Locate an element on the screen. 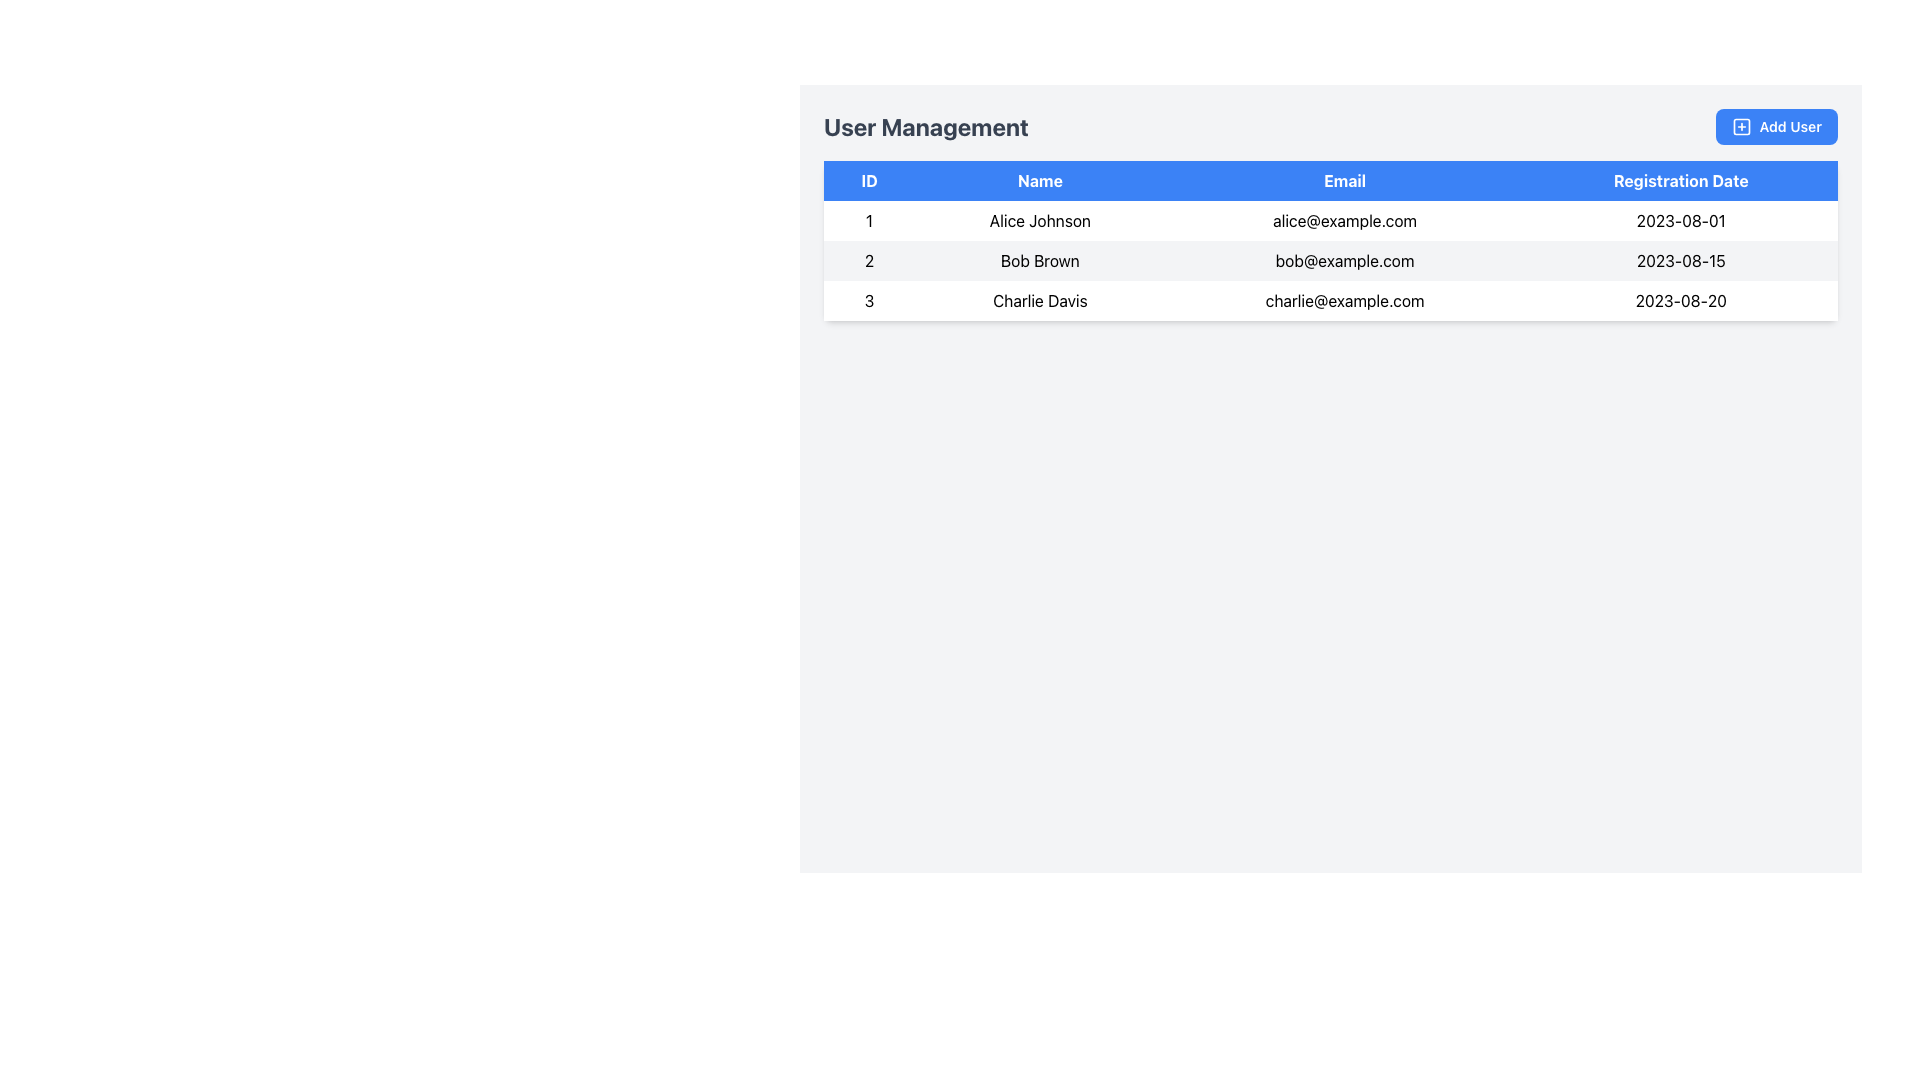 The width and height of the screenshot is (1920, 1080). the table row containing user 'Bob Brown' in the 'User Management' table is located at coordinates (1330, 260).